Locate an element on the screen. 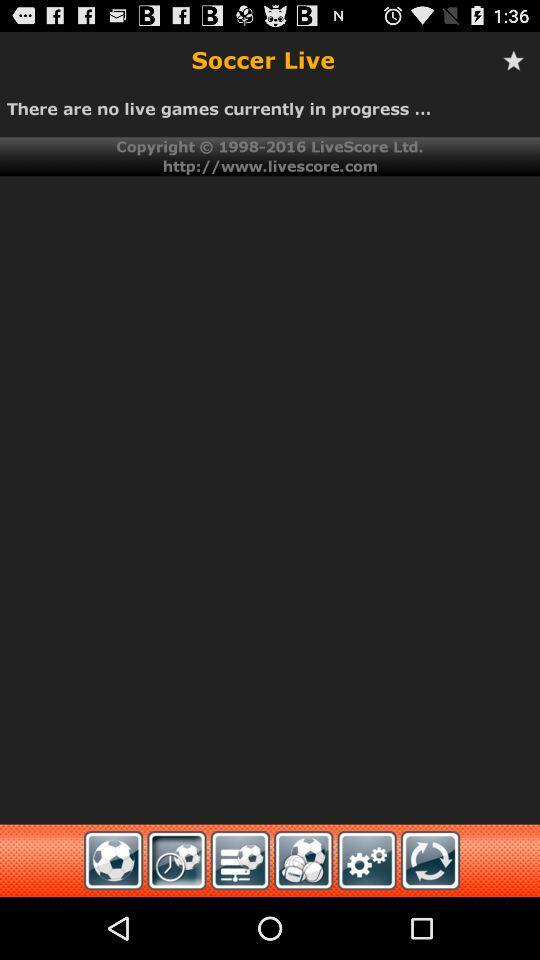 The image size is (540, 960). the time icon is located at coordinates (177, 921).